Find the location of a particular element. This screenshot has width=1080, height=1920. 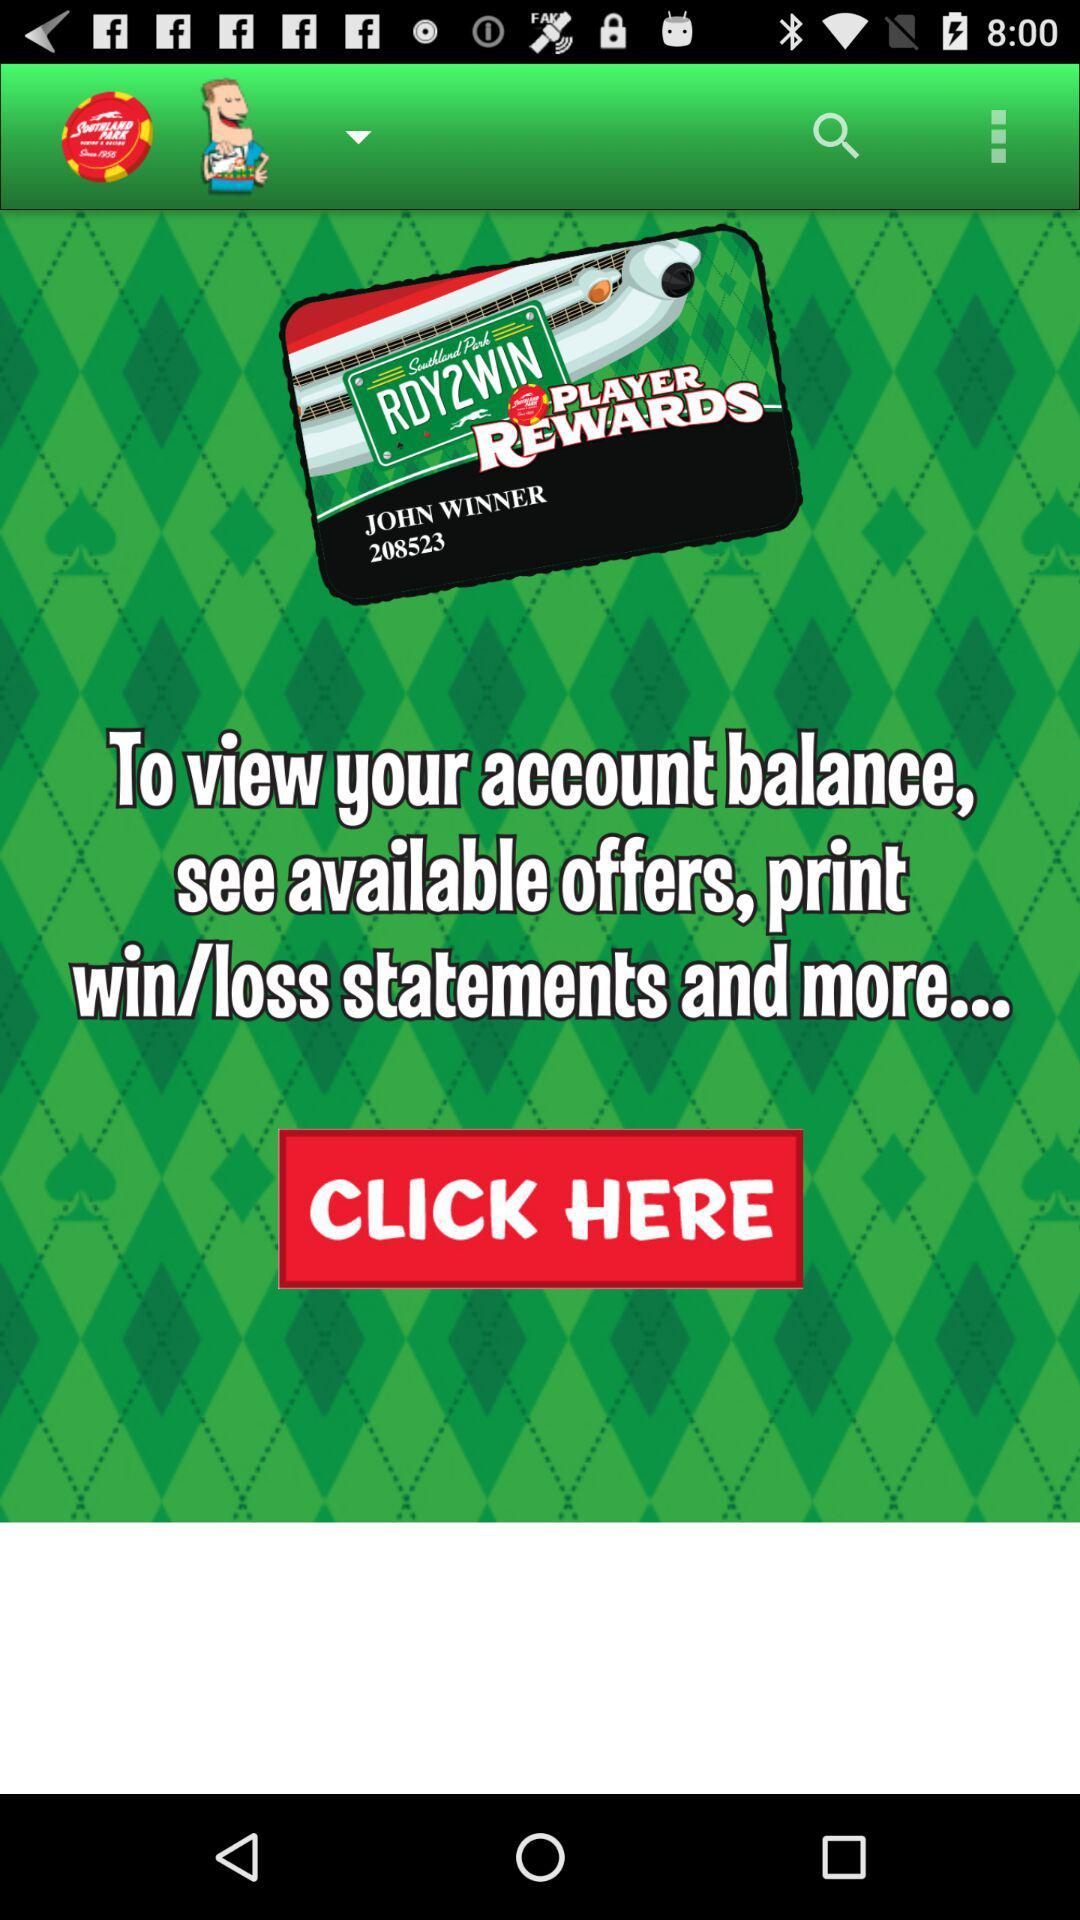

menu is located at coordinates (999, 135).